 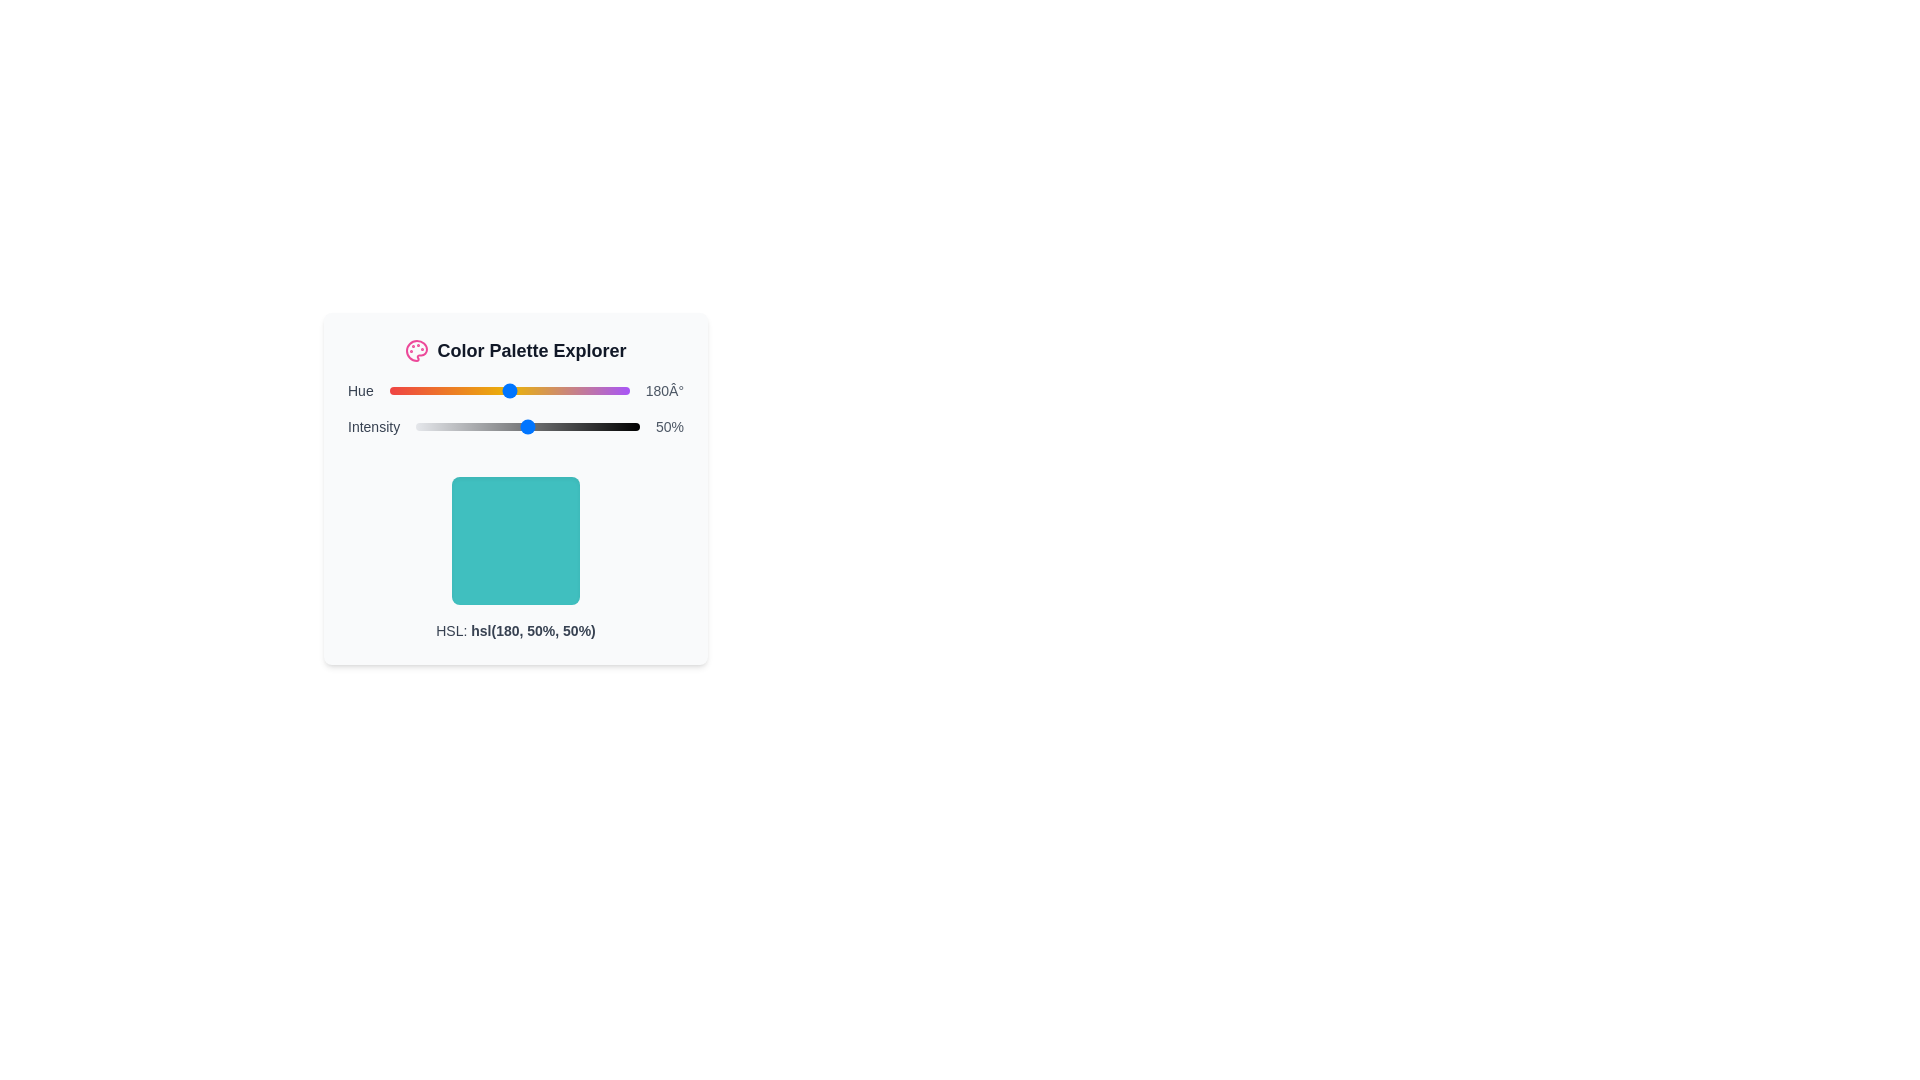 I want to click on the hue slider to set its value to 122, so click(x=469, y=390).